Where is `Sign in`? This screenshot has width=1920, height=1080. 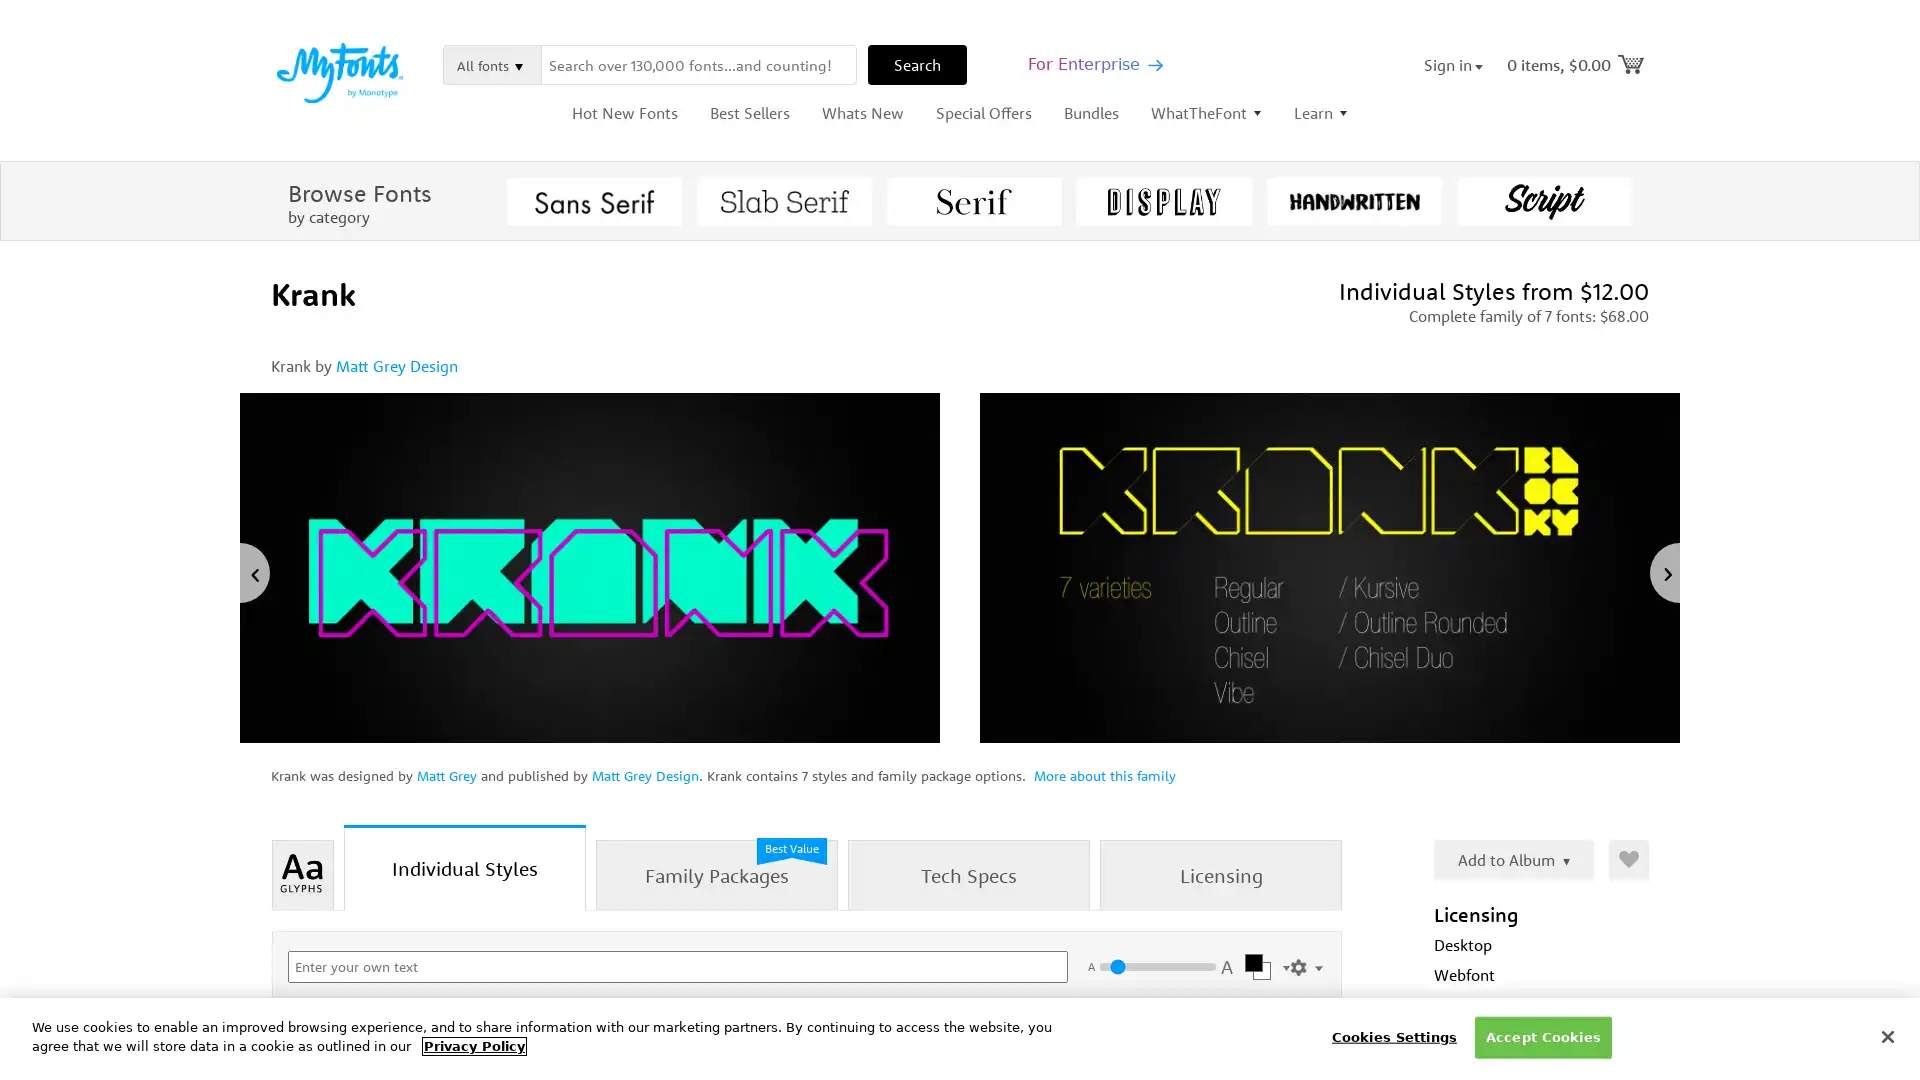 Sign in is located at coordinates (1453, 64).